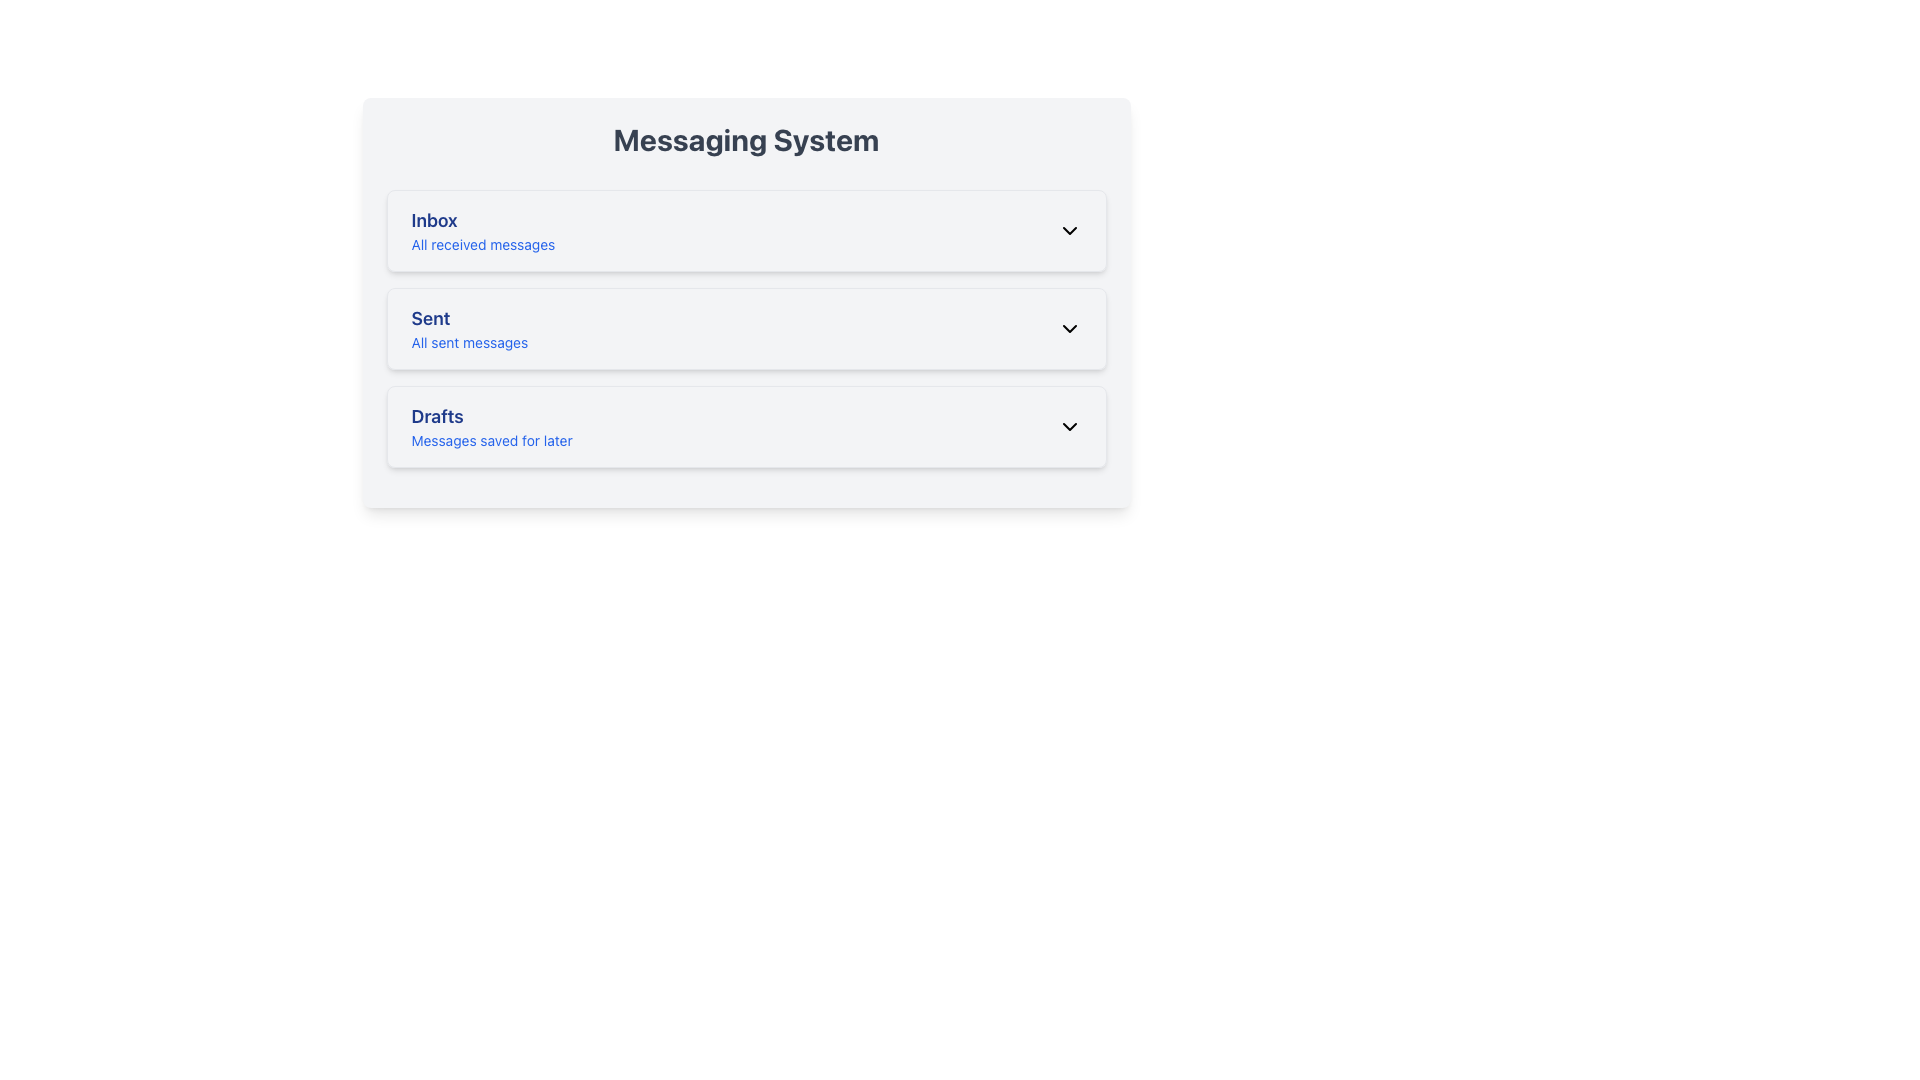  I want to click on the 'Sent' section in the messaging system to activate potential hover effects, so click(745, 303).